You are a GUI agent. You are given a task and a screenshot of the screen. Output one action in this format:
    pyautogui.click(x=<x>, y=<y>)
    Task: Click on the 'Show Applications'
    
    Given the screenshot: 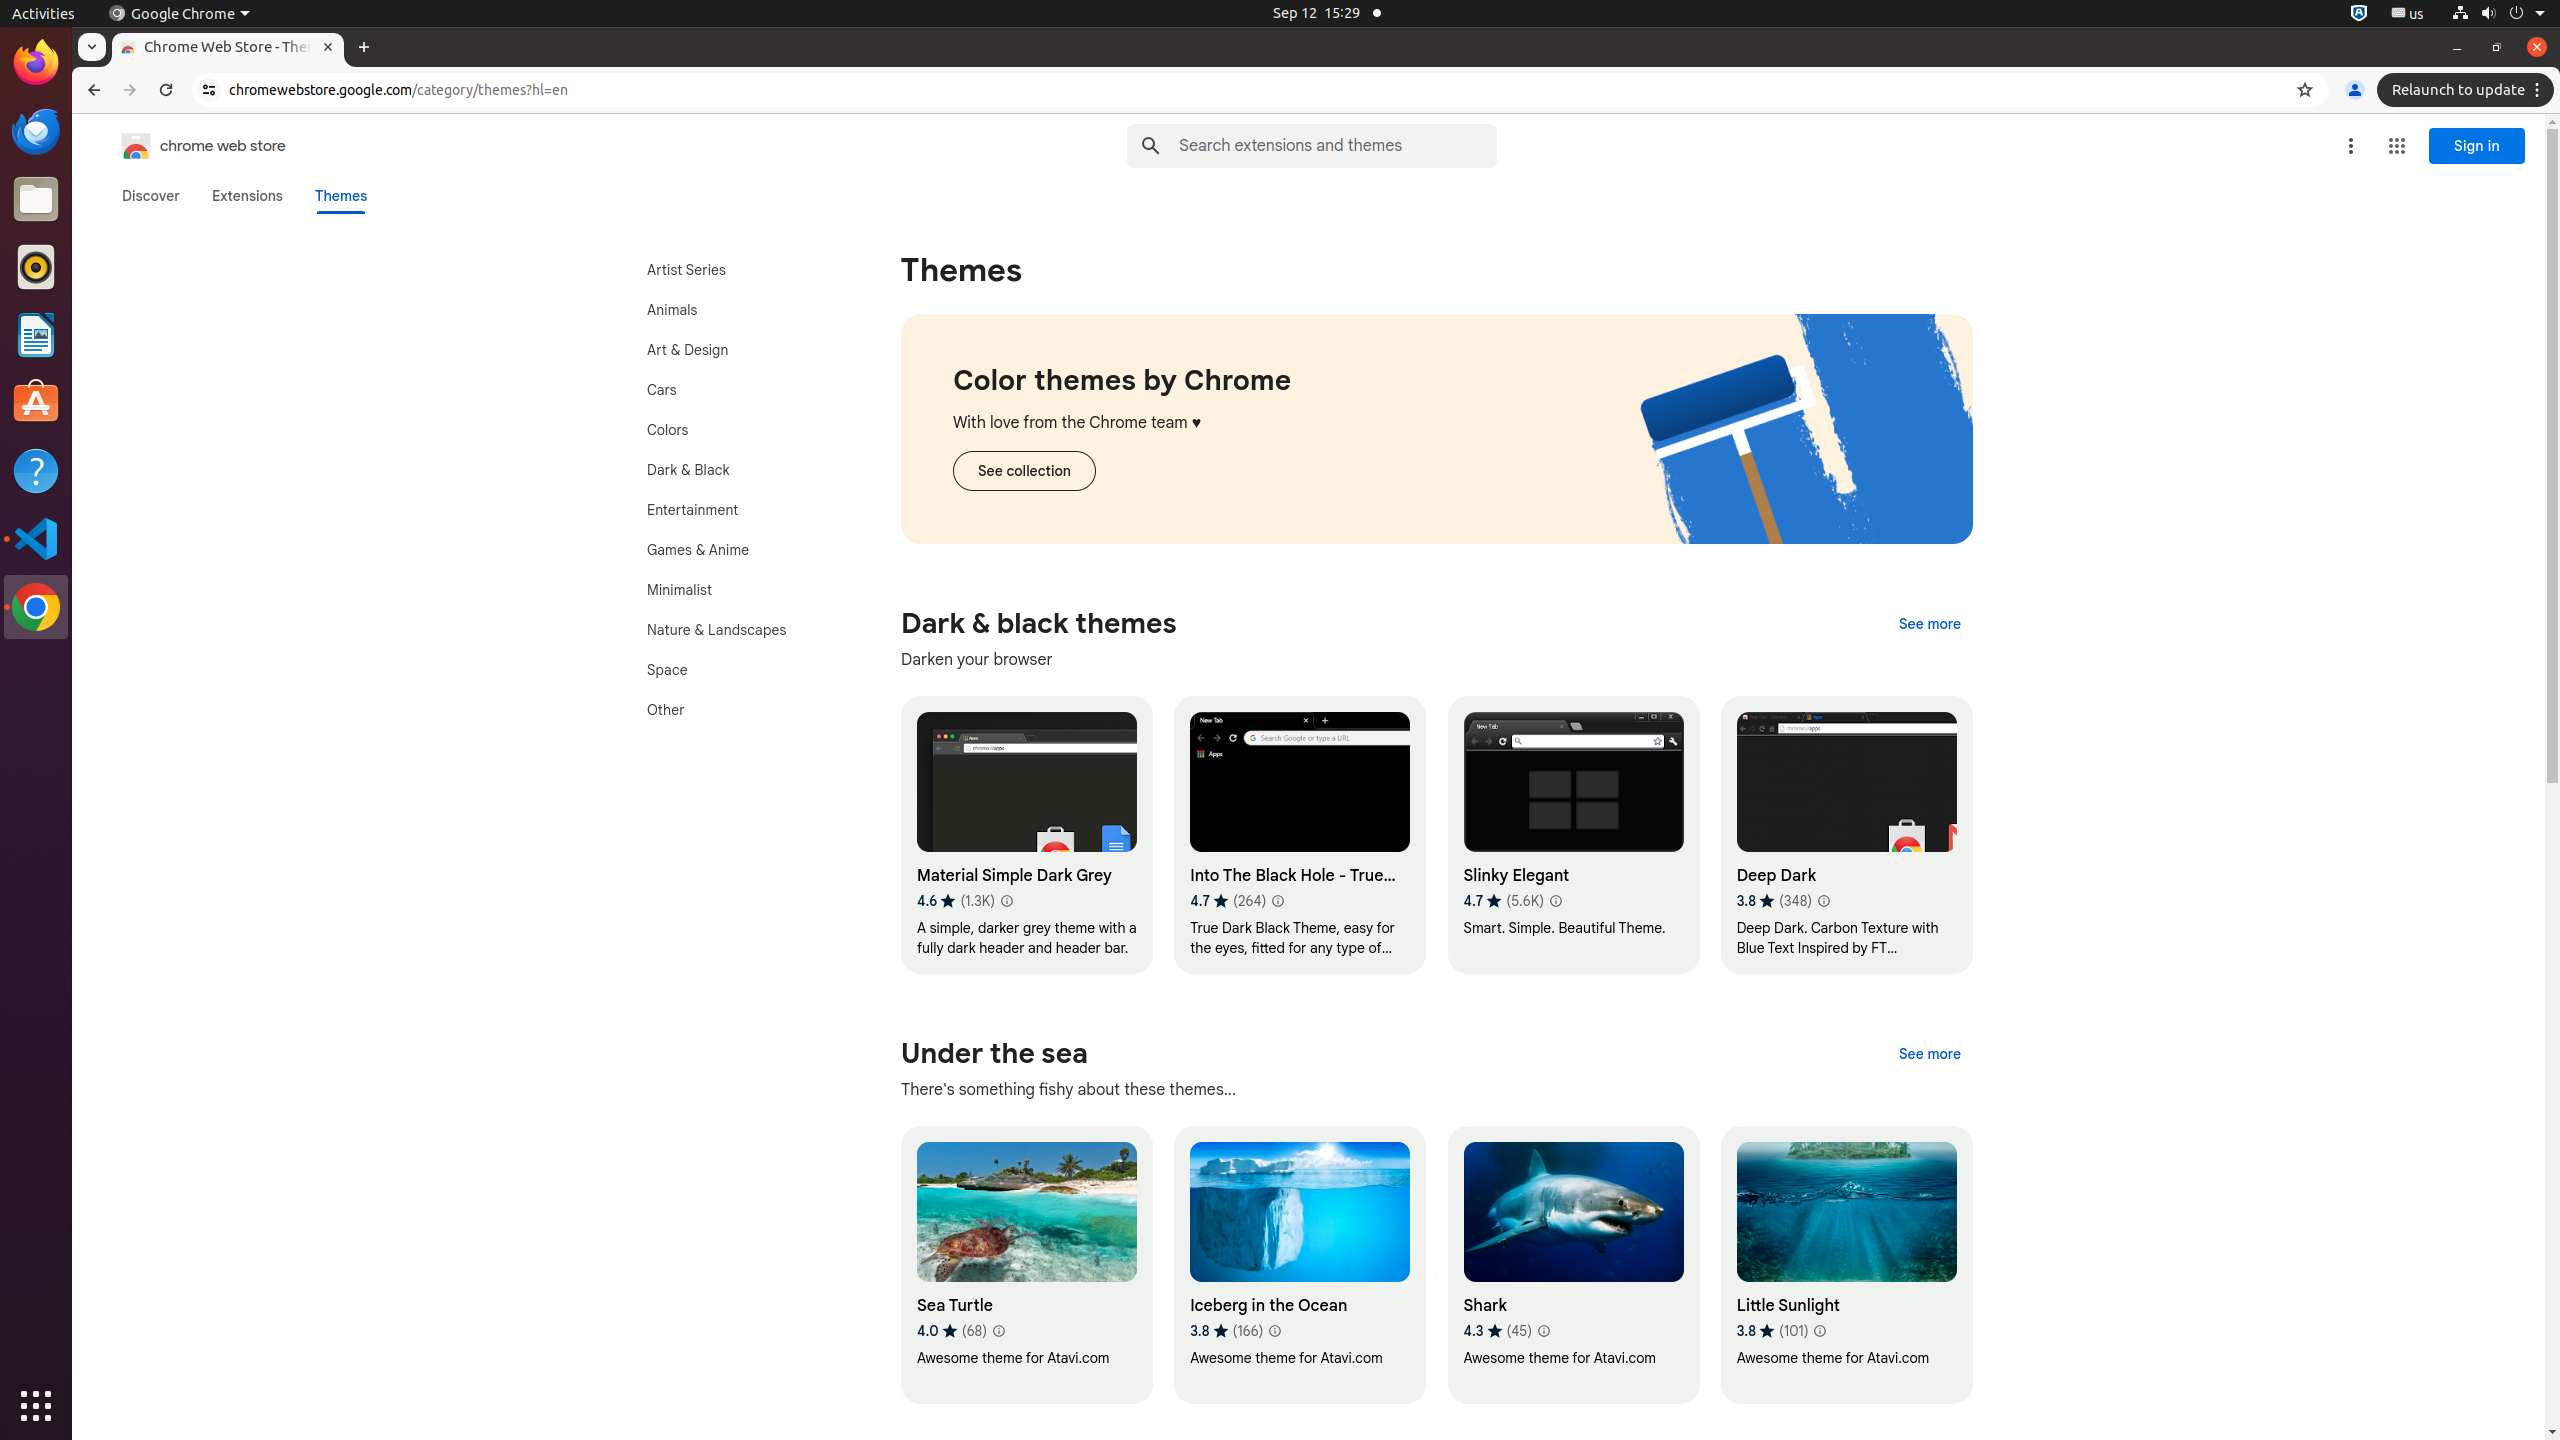 What is the action you would take?
    pyautogui.click(x=36, y=1405)
    